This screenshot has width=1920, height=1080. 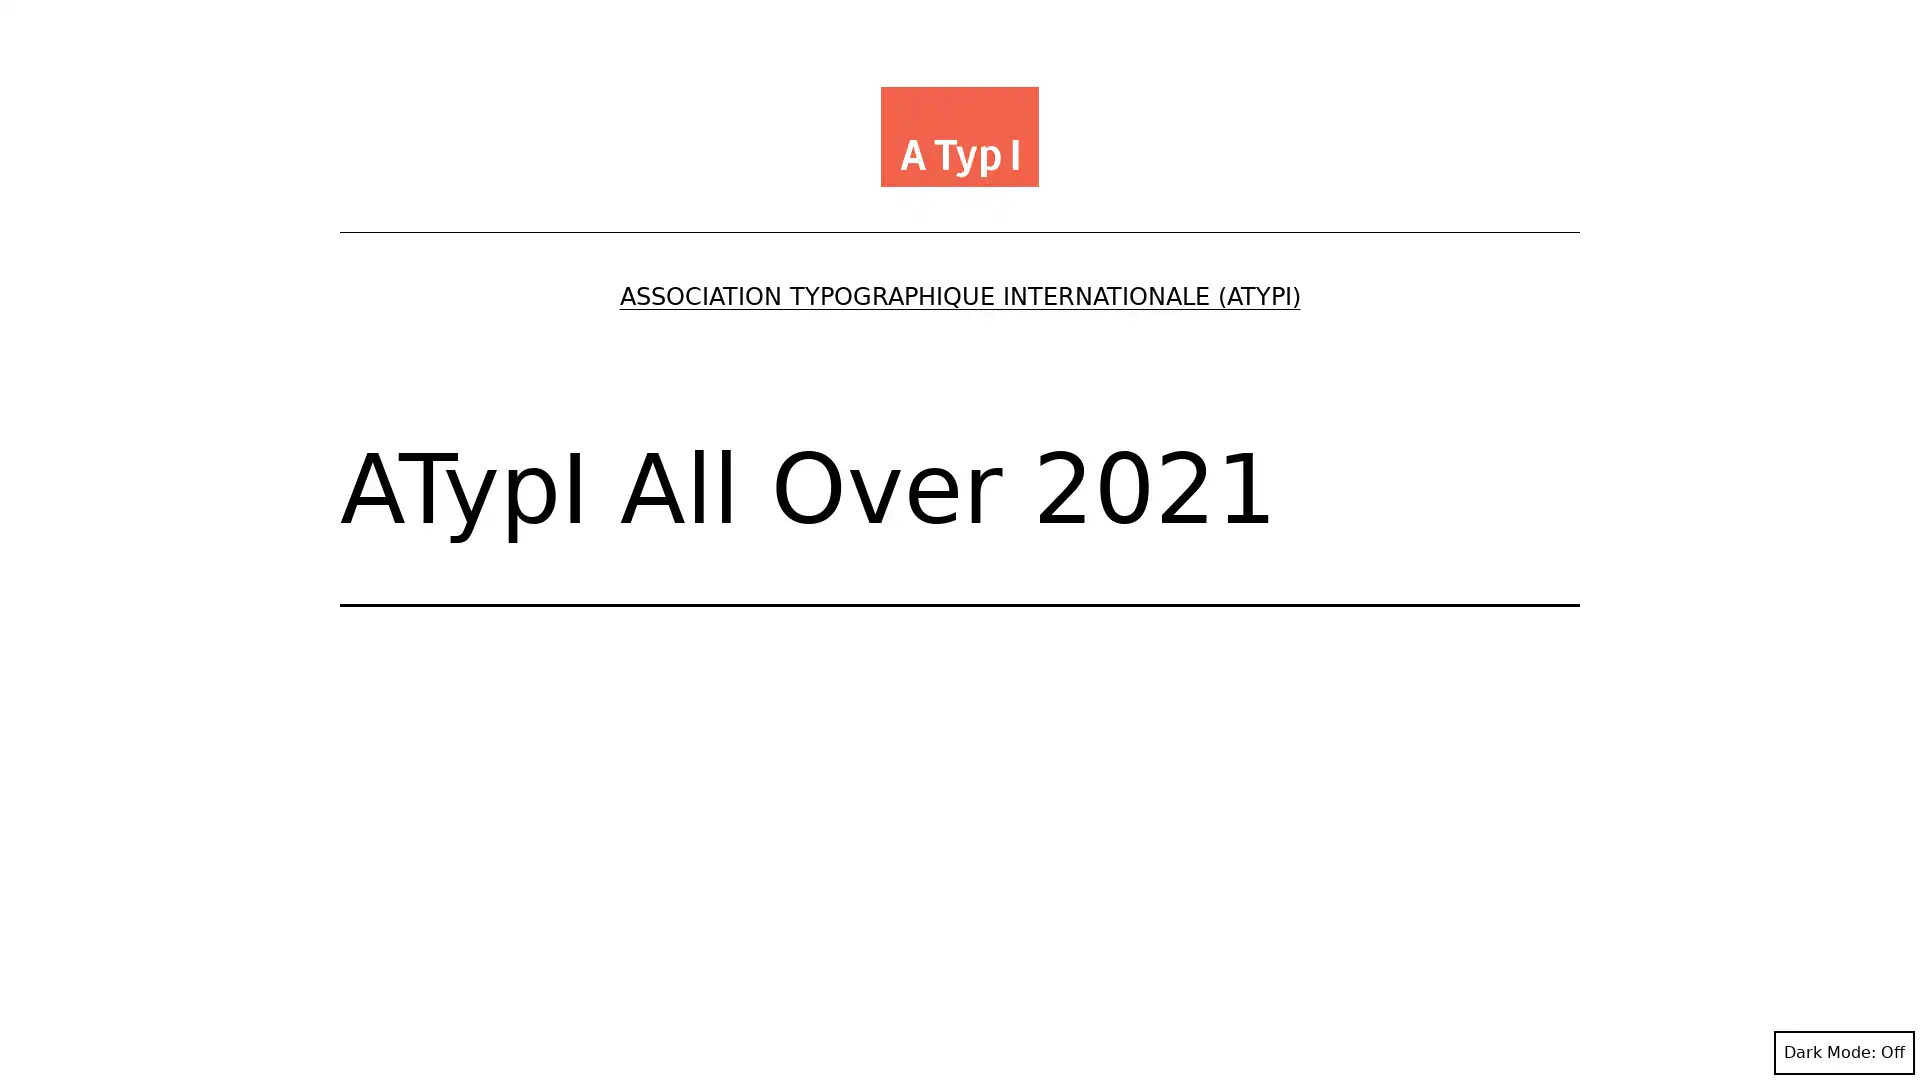 I want to click on Dark Mode:, so click(x=1843, y=1052).